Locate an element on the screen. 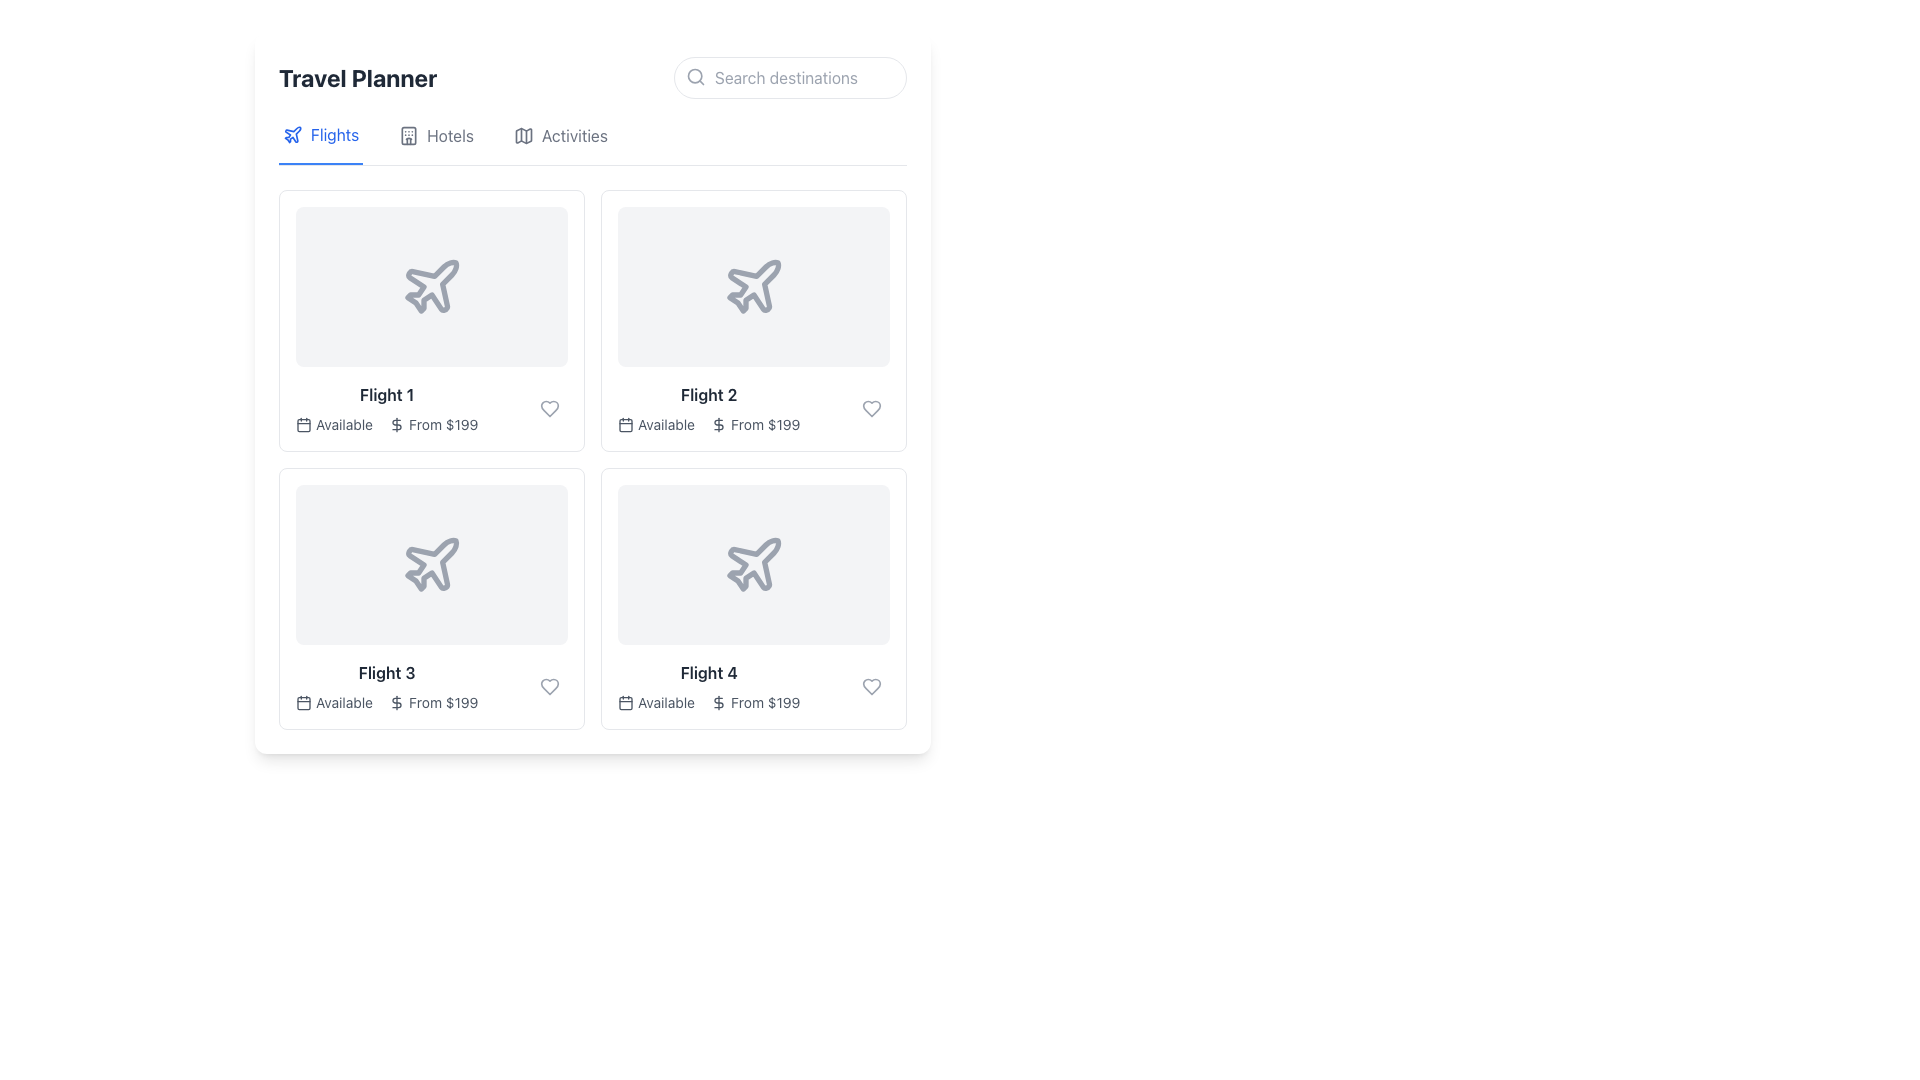 This screenshot has height=1080, width=1920. the airplane icon within the 'Flight 2' card in the 'Travel Planner' section under the 'Flights' tab is located at coordinates (752, 286).